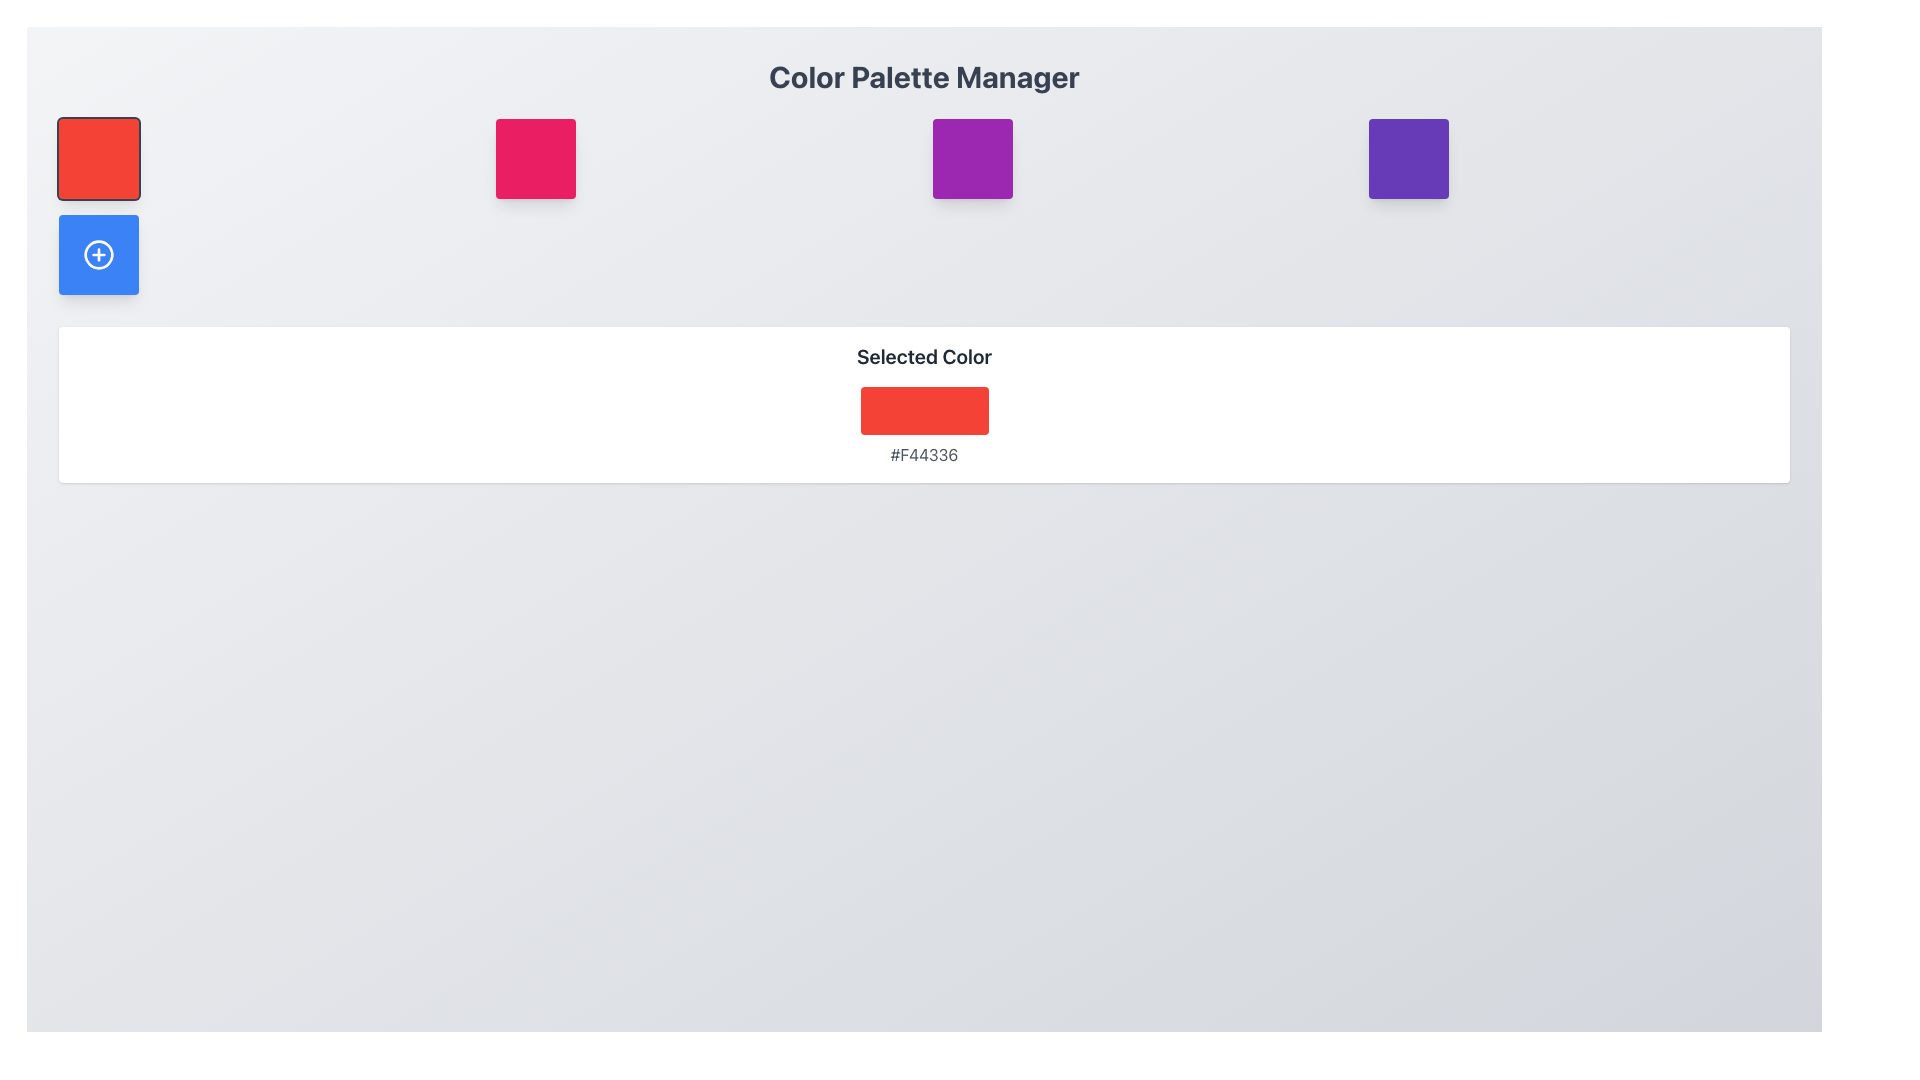  Describe the element at coordinates (535, 157) in the screenshot. I see `the second selectable color box, which applies the associated pink color` at that location.